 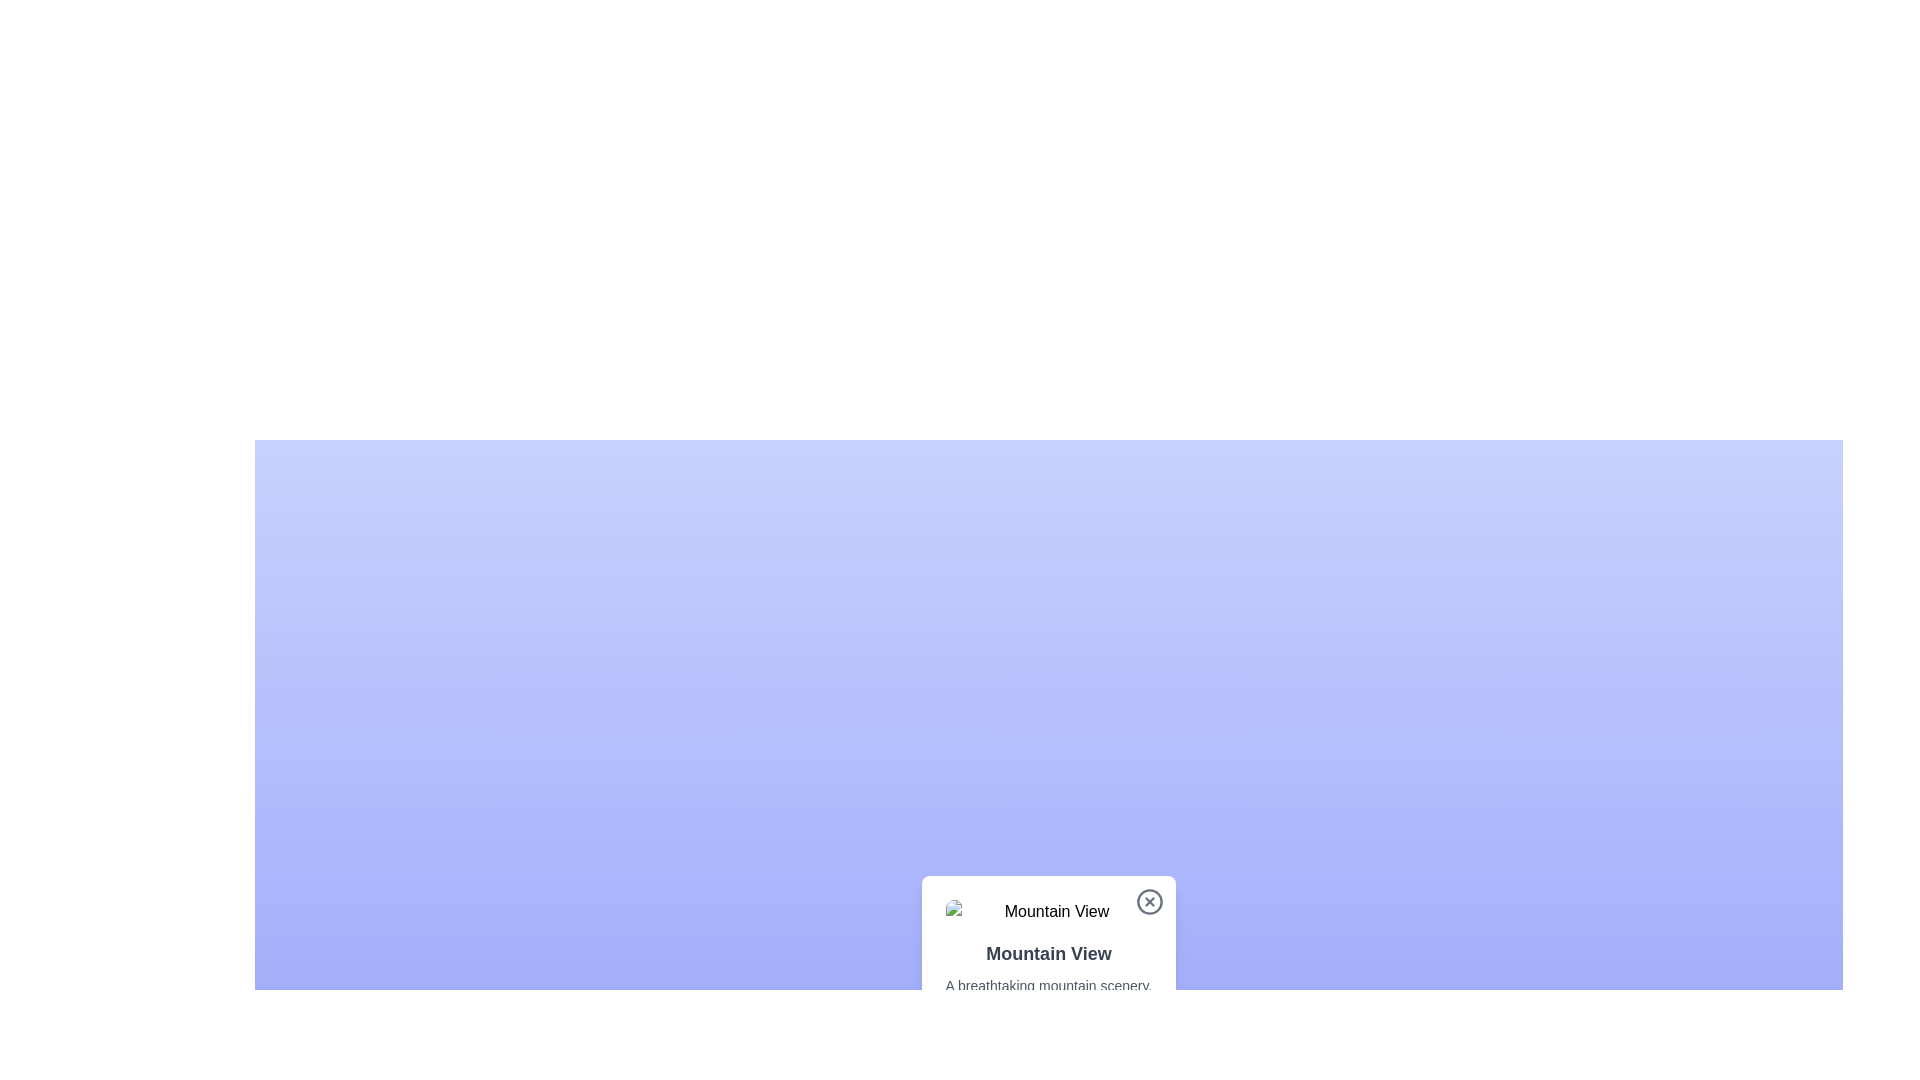 I want to click on the close button located at the top-right corner of the card displaying 'Mountain View', so click(x=1150, y=902).